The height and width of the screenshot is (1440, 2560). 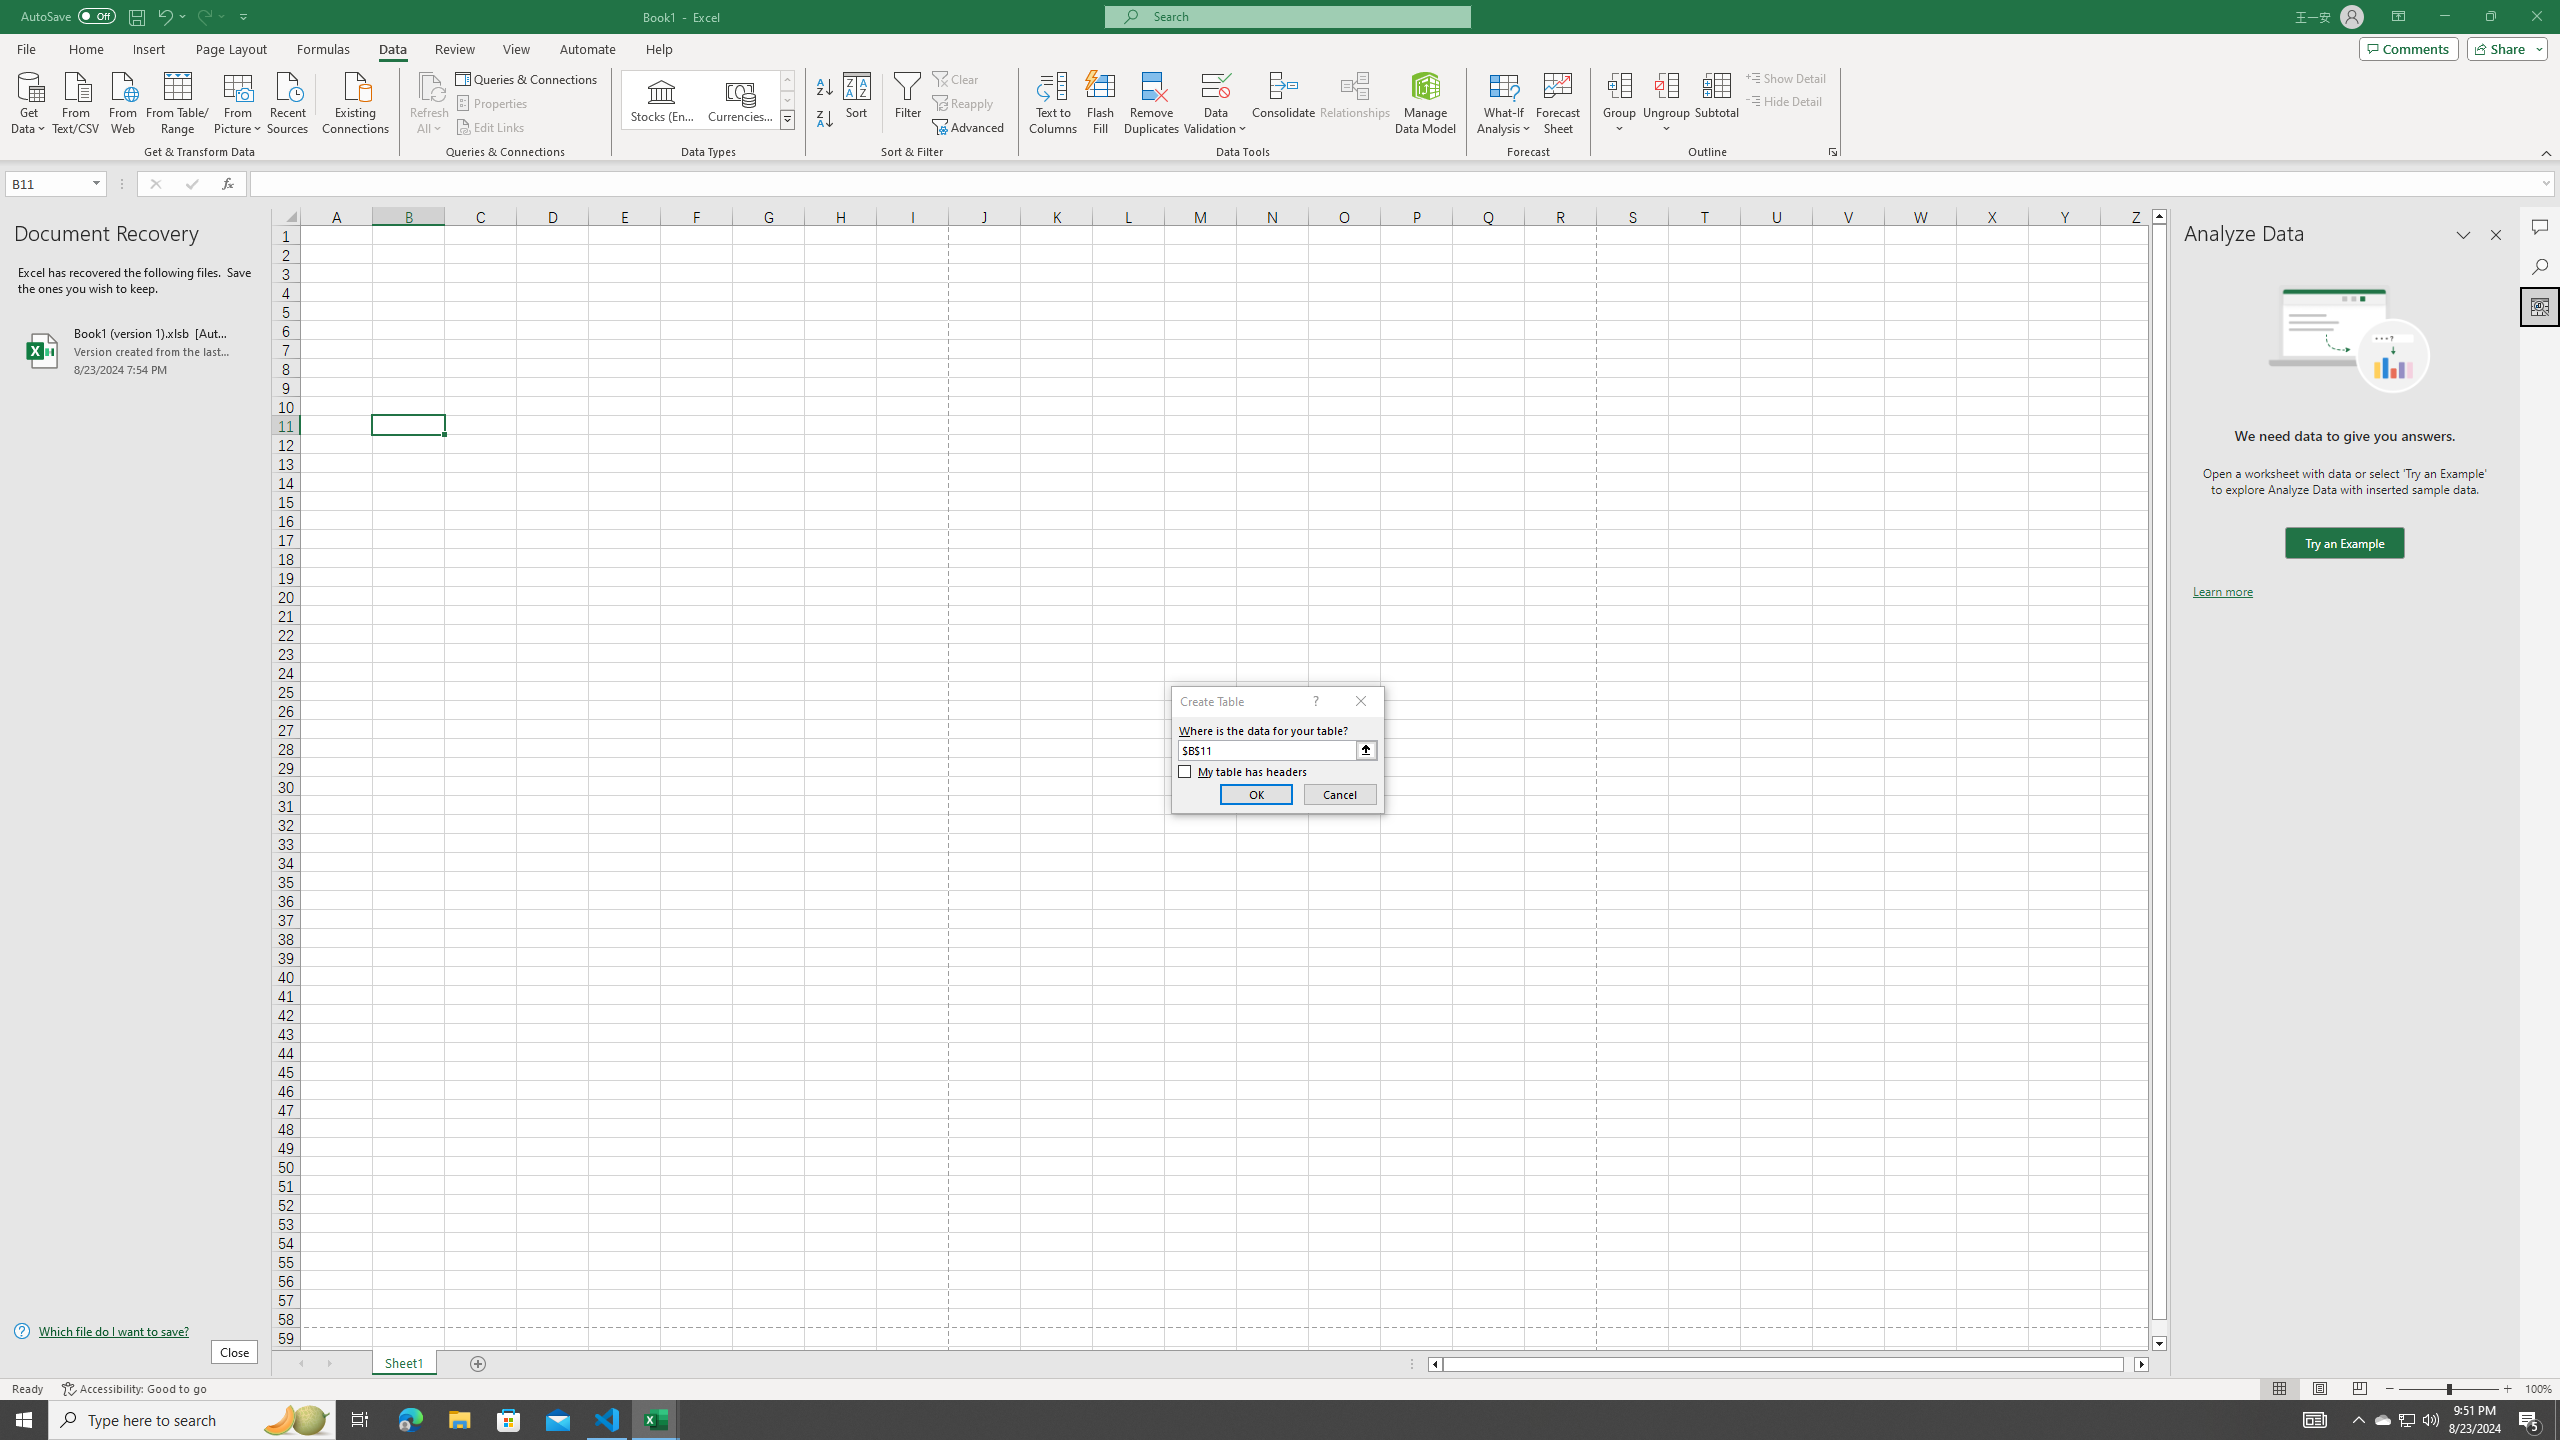 What do you see at coordinates (2408, 47) in the screenshot?
I see `'Comments'` at bounding box center [2408, 47].